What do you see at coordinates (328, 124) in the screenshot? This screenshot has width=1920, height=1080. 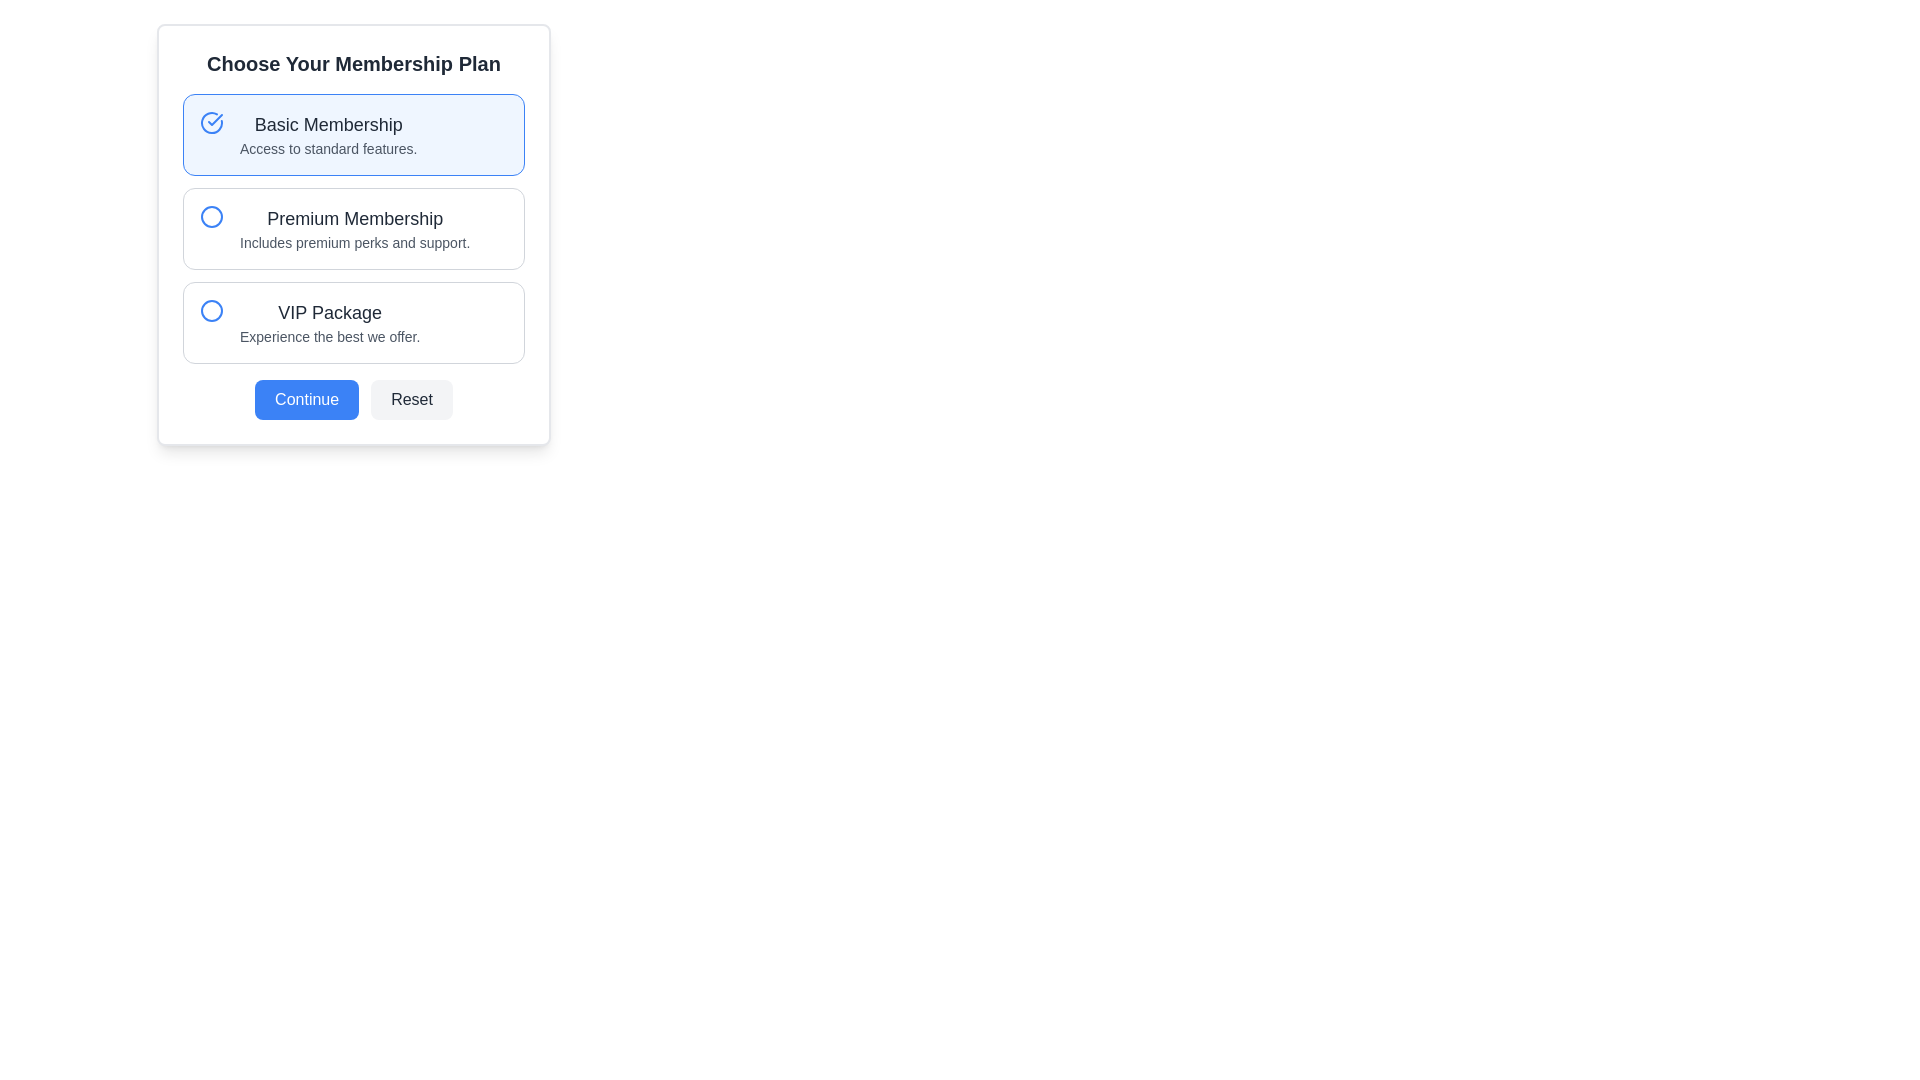 I see `the static text label that serves as the heading for the 'Basic Membership' selection card, positioned at the top-center of the card` at bounding box center [328, 124].